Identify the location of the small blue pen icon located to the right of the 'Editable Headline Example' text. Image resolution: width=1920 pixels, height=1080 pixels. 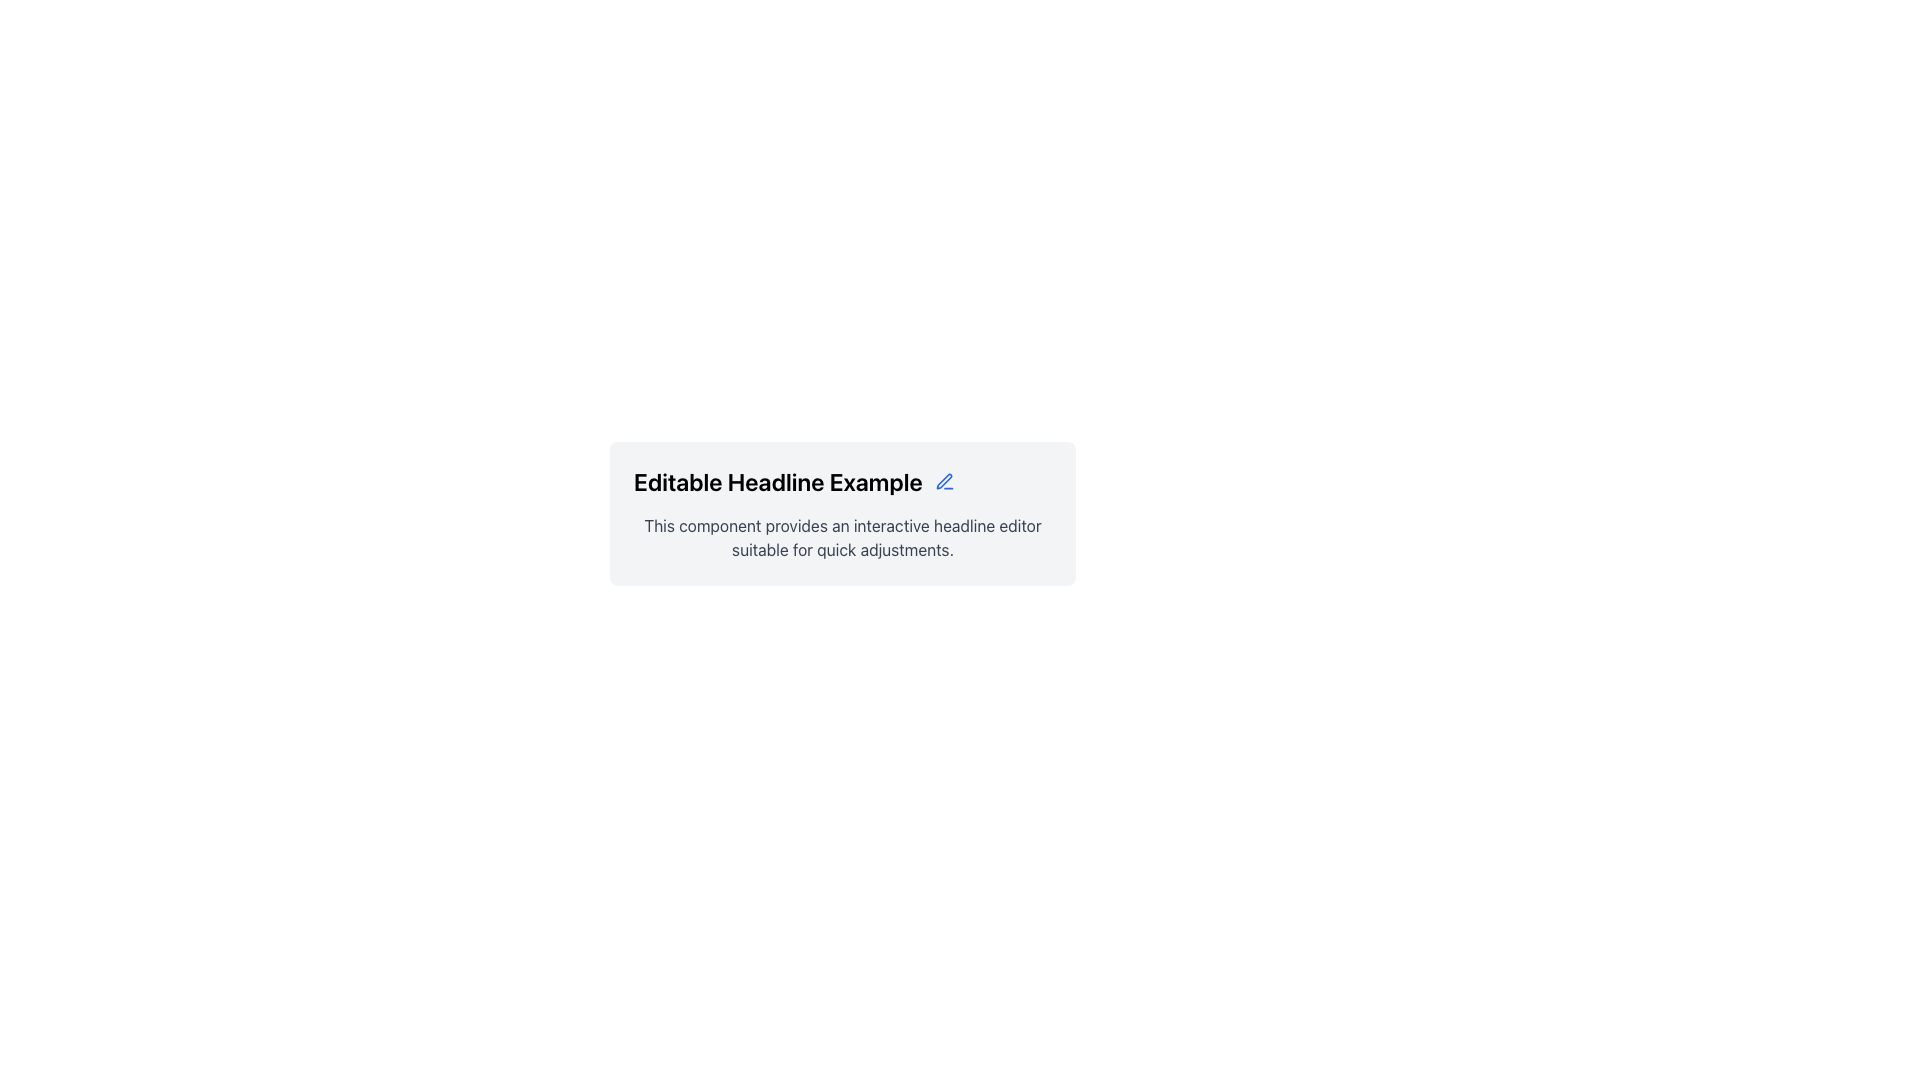
(943, 482).